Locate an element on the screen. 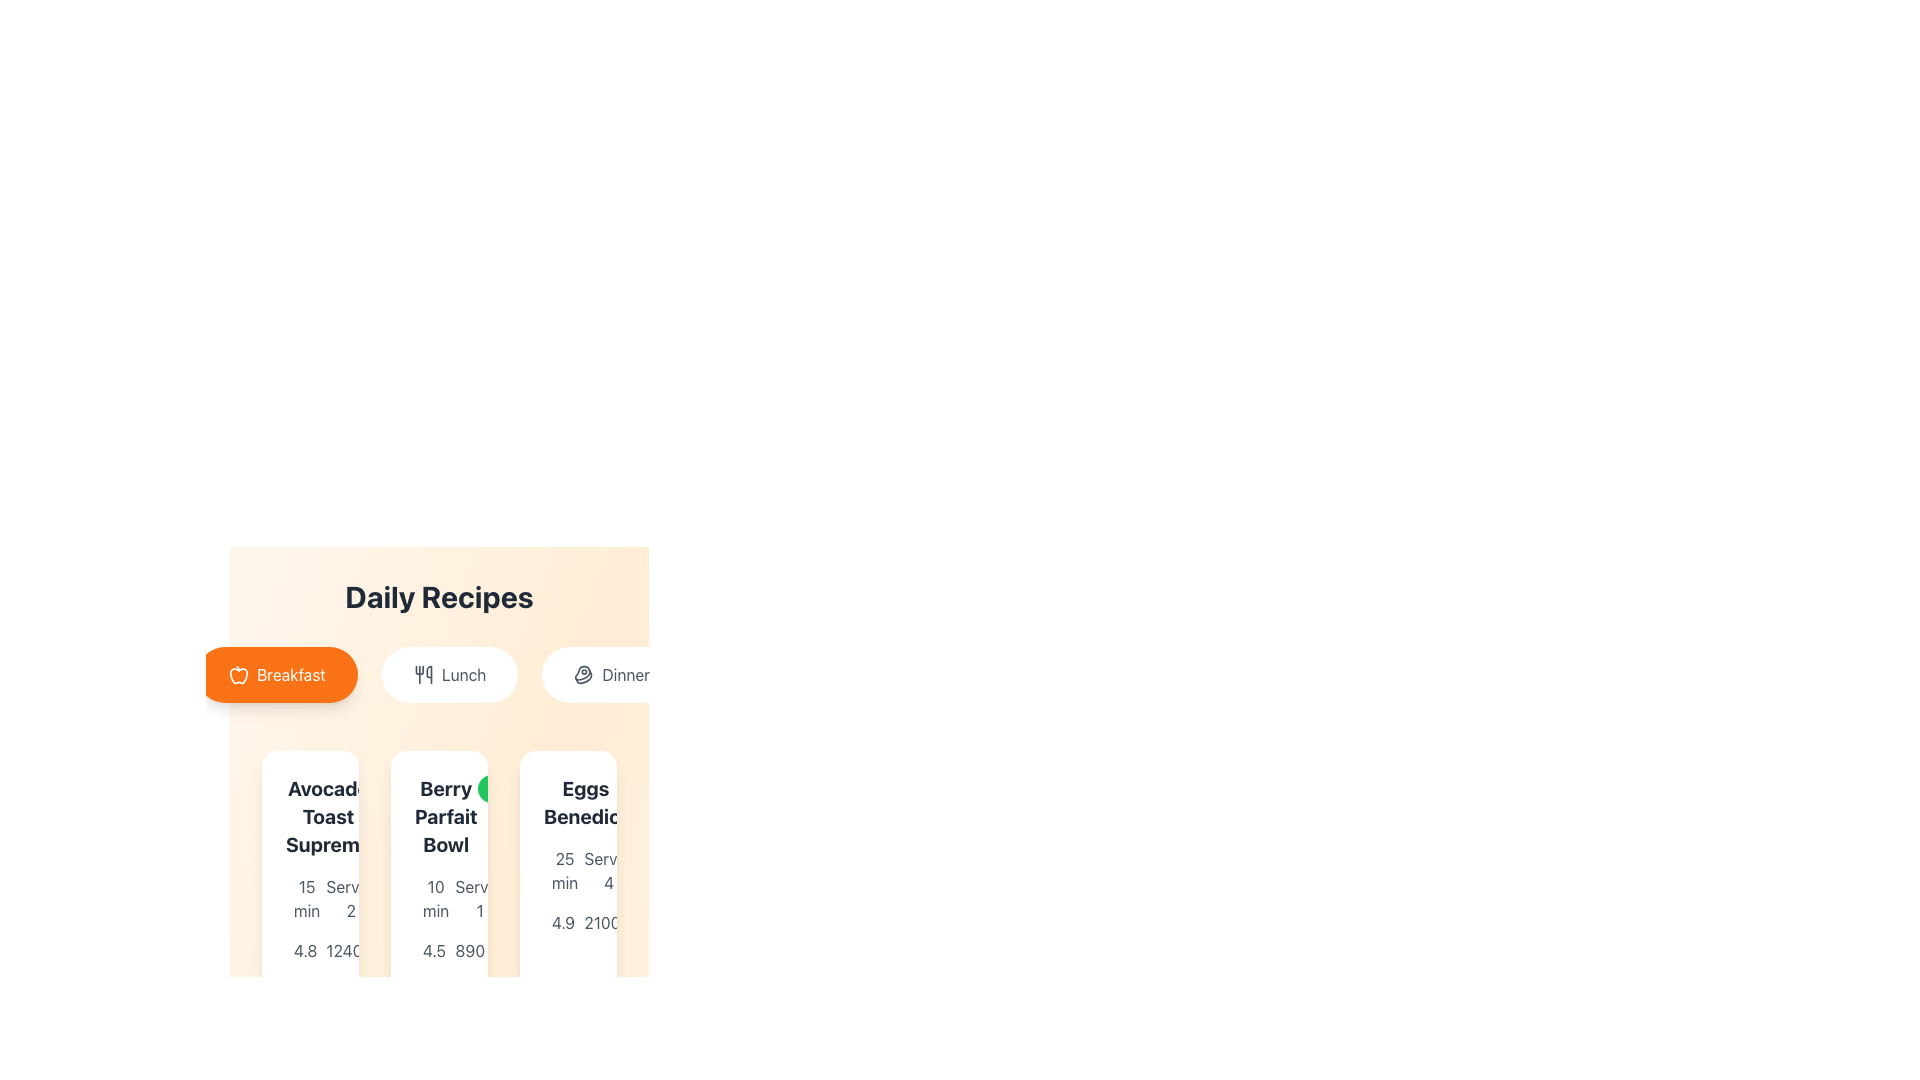  the recipe card displaying details such as title, preparation time, serving size, rating, and user count, which is the second card in the grid layout beneath the 'Daily Recipes' section is located at coordinates (438, 879).